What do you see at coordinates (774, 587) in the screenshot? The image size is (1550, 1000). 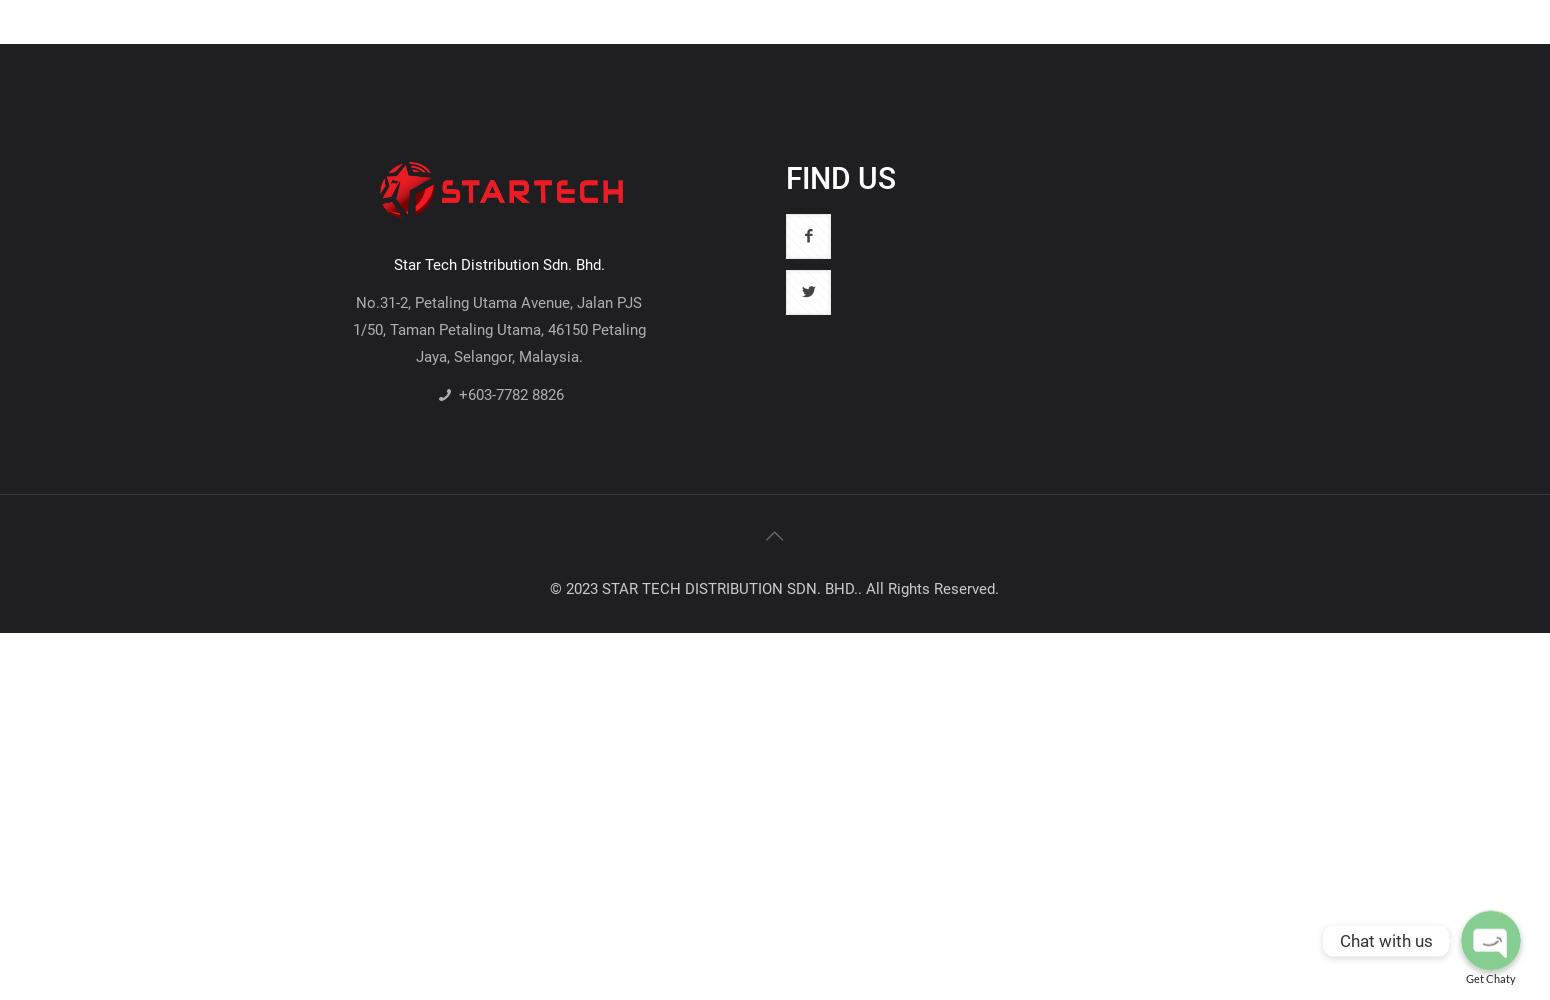 I see `'© 2023 STAR TECH DISTRIBUTION SDN. BHD.. All Rights Reserved.'` at bounding box center [774, 587].